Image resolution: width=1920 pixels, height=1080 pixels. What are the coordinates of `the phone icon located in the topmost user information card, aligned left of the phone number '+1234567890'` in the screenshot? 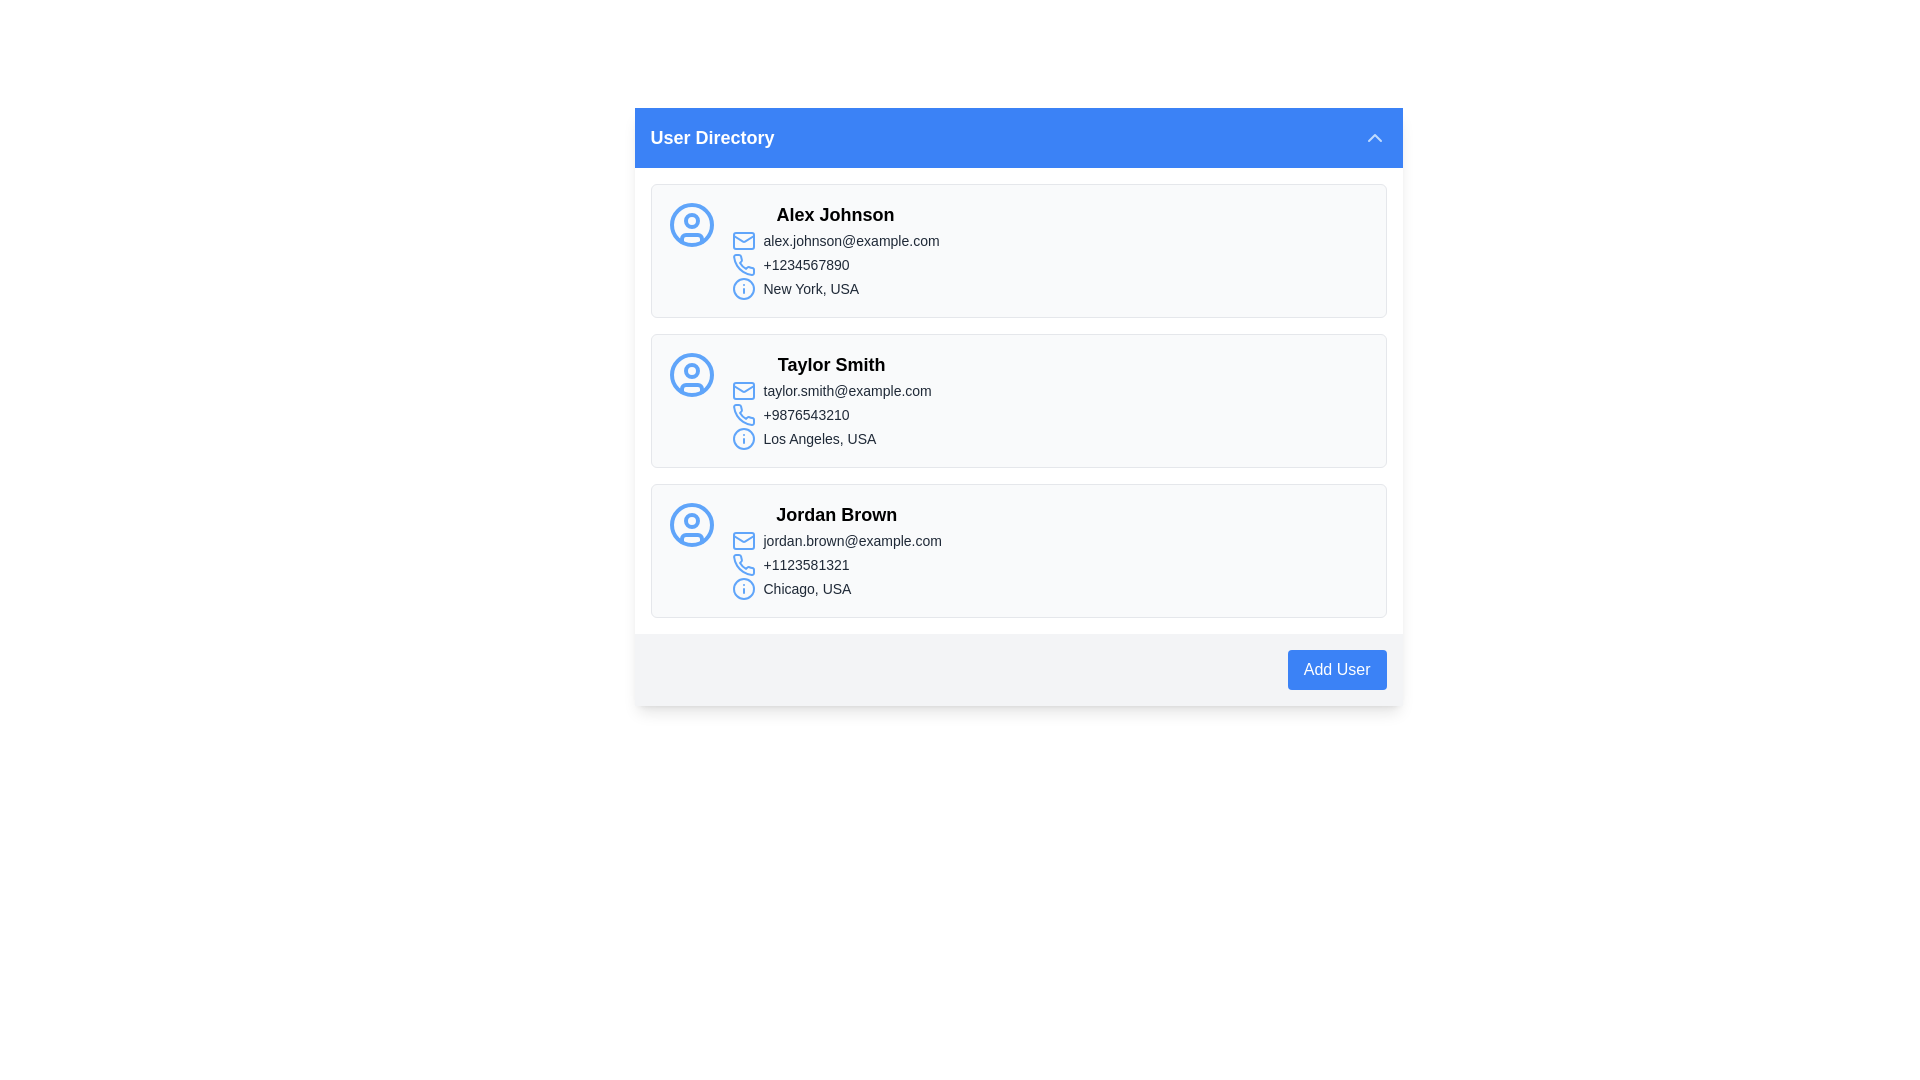 It's located at (742, 264).